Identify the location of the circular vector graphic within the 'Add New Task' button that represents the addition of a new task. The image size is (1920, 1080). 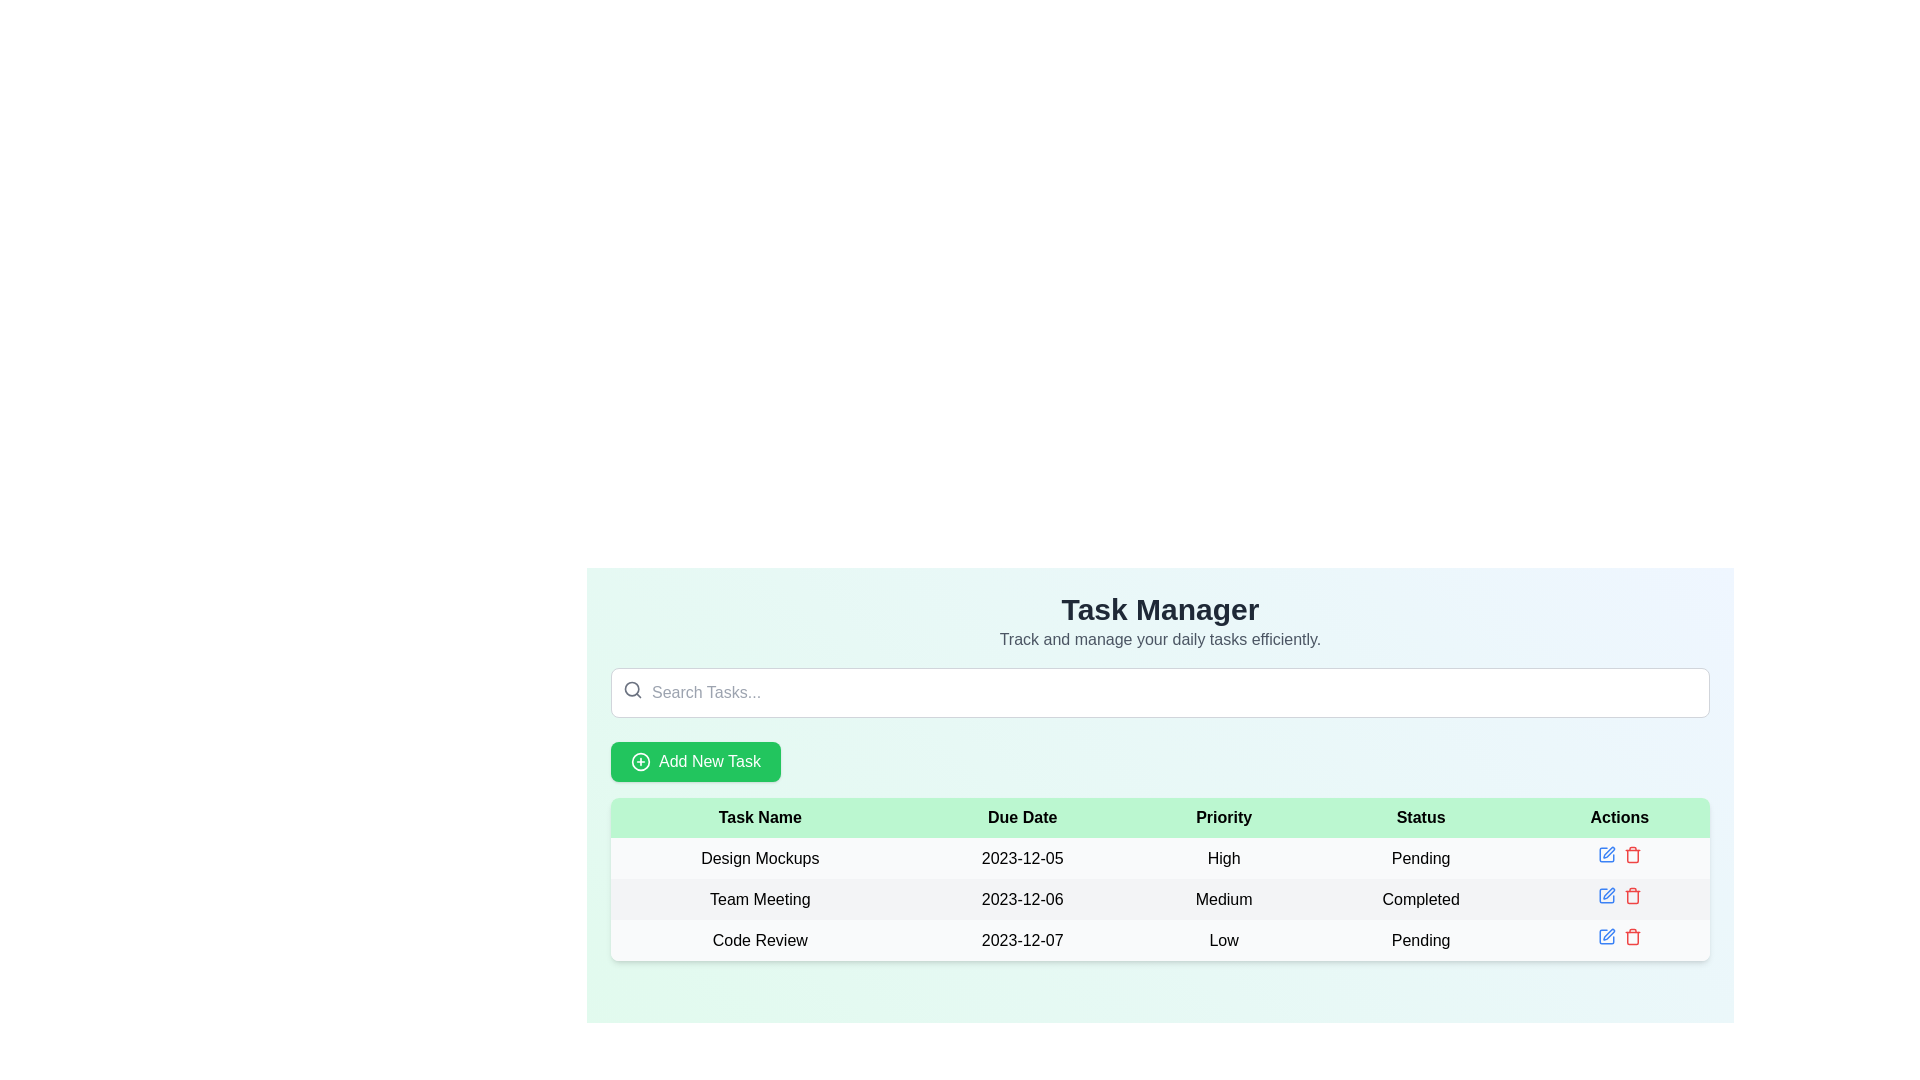
(641, 762).